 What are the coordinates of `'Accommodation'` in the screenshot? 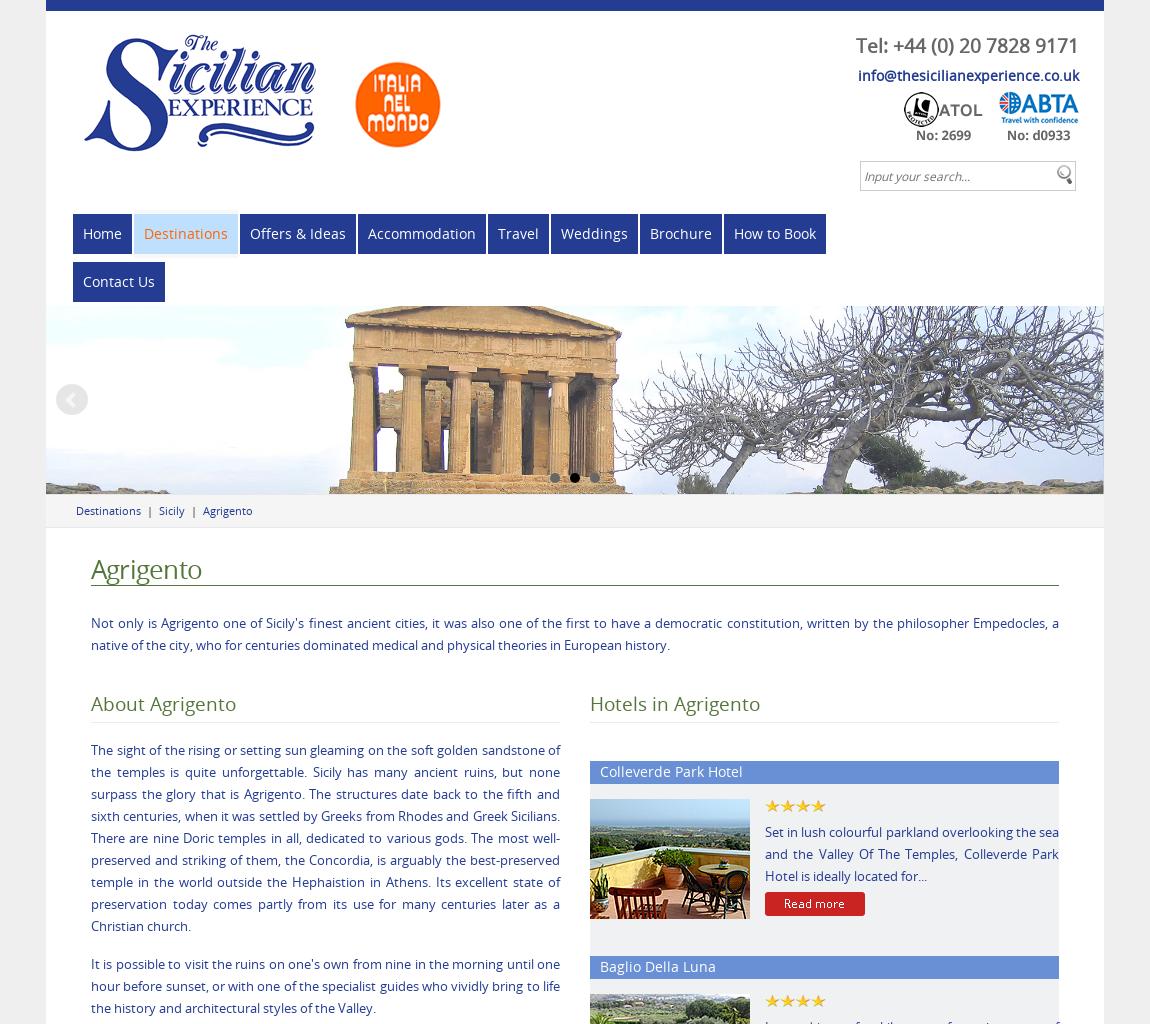 It's located at (422, 232).